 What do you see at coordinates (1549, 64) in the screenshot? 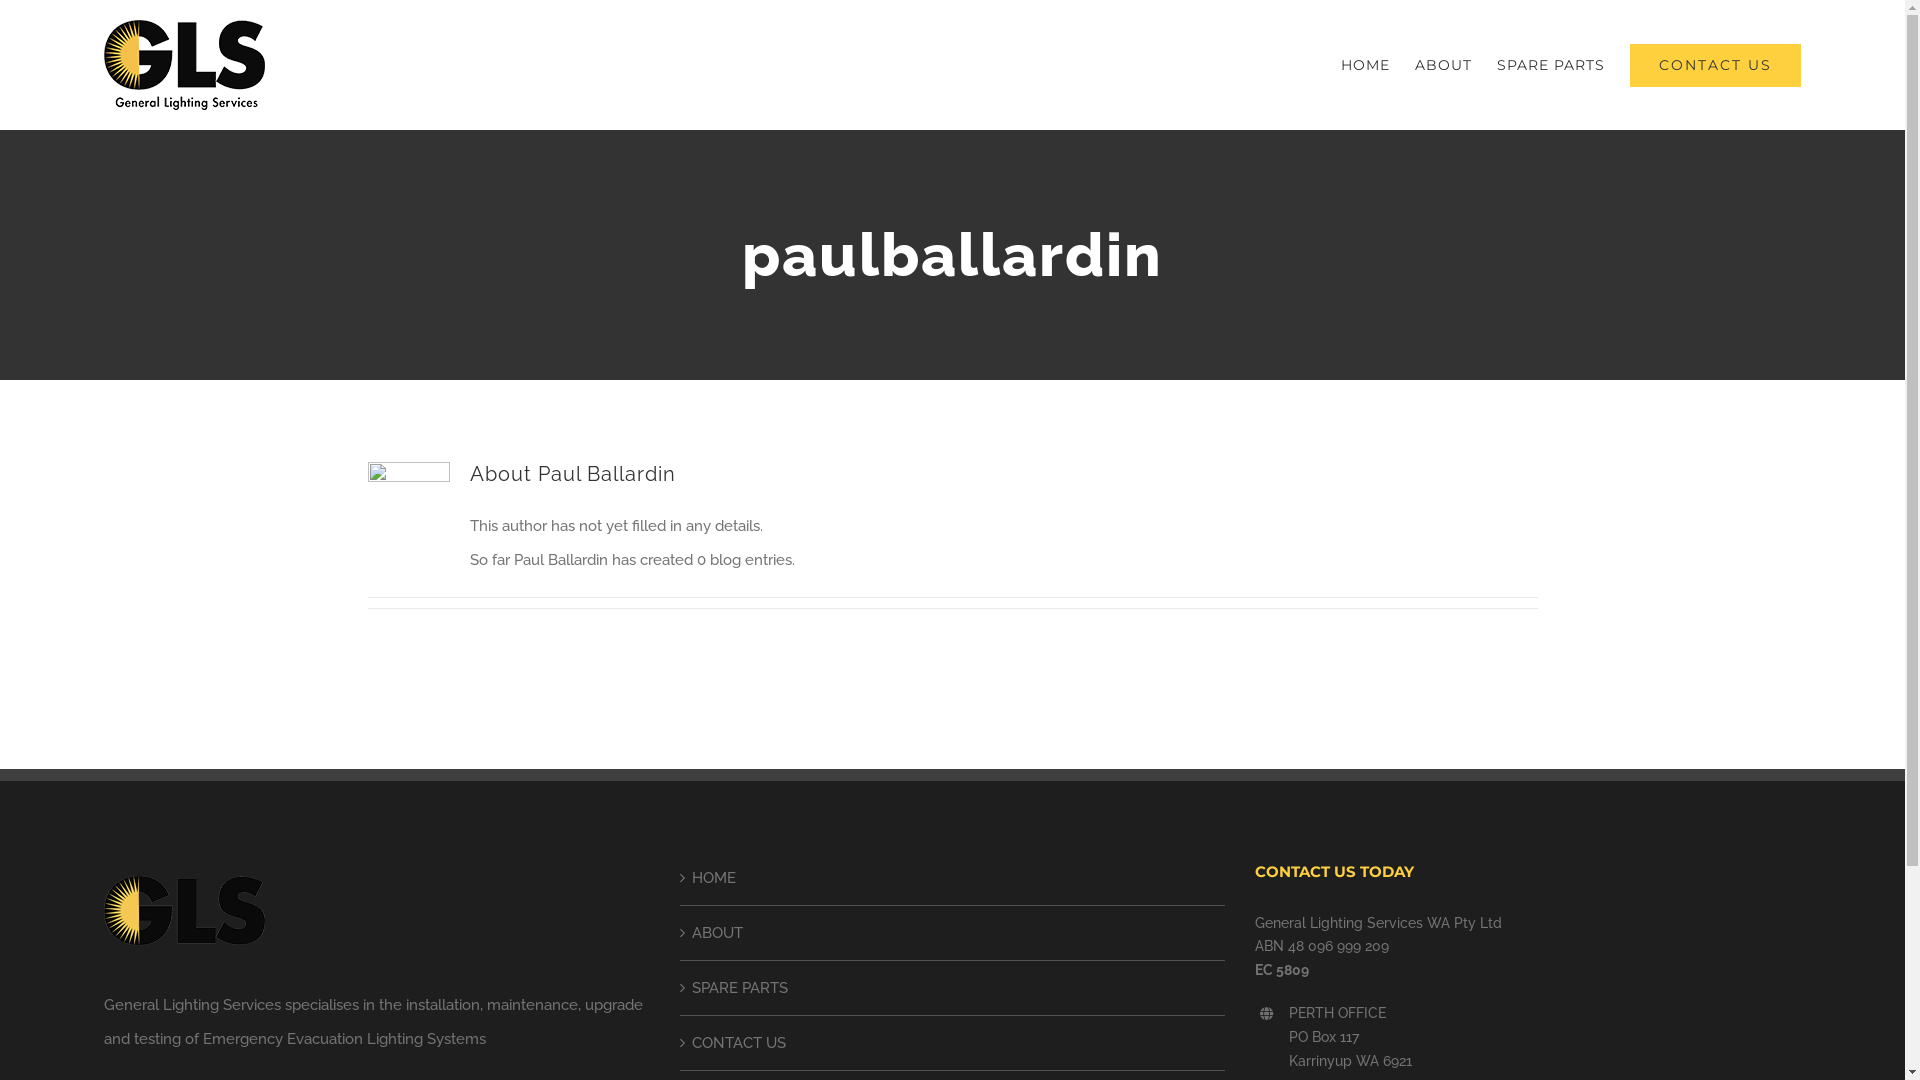
I see `'SPARE PARTS'` at bounding box center [1549, 64].